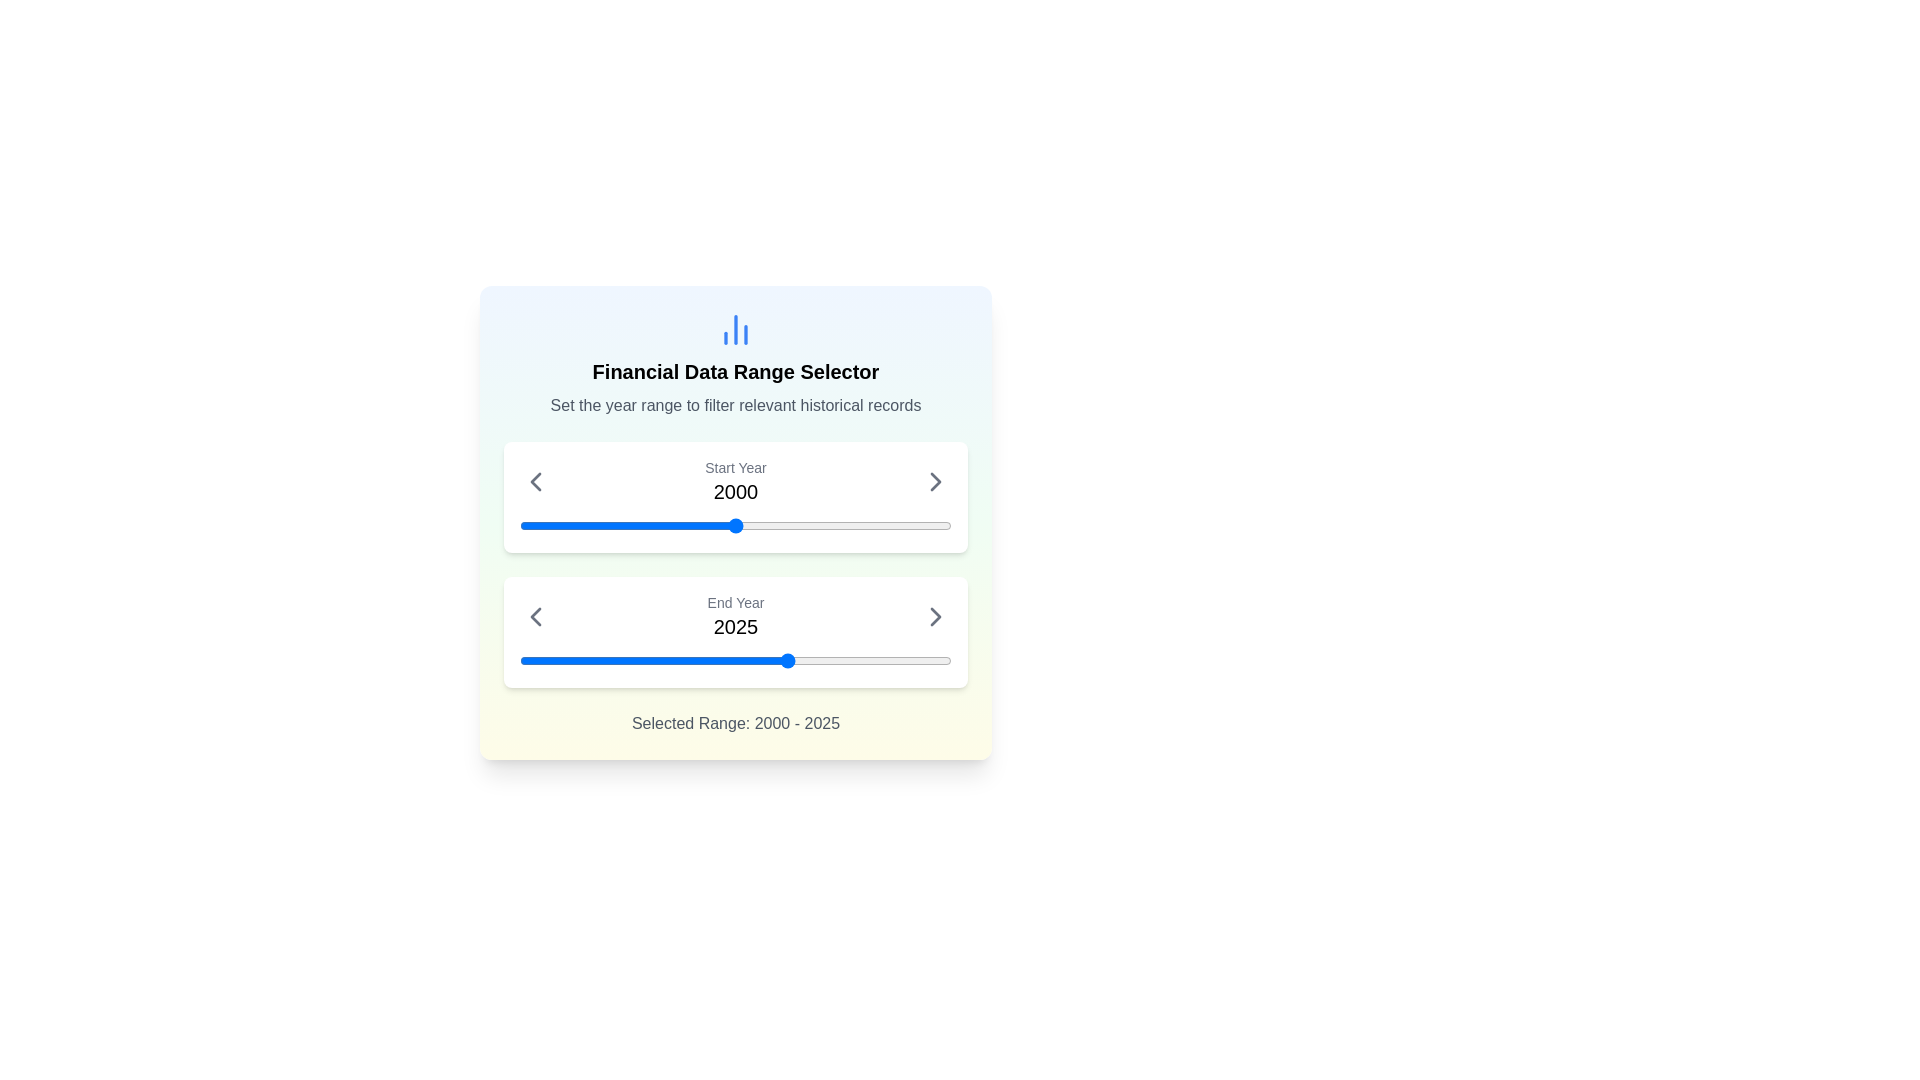  What do you see at coordinates (622, 660) in the screenshot?
I see `the year` at bounding box center [622, 660].